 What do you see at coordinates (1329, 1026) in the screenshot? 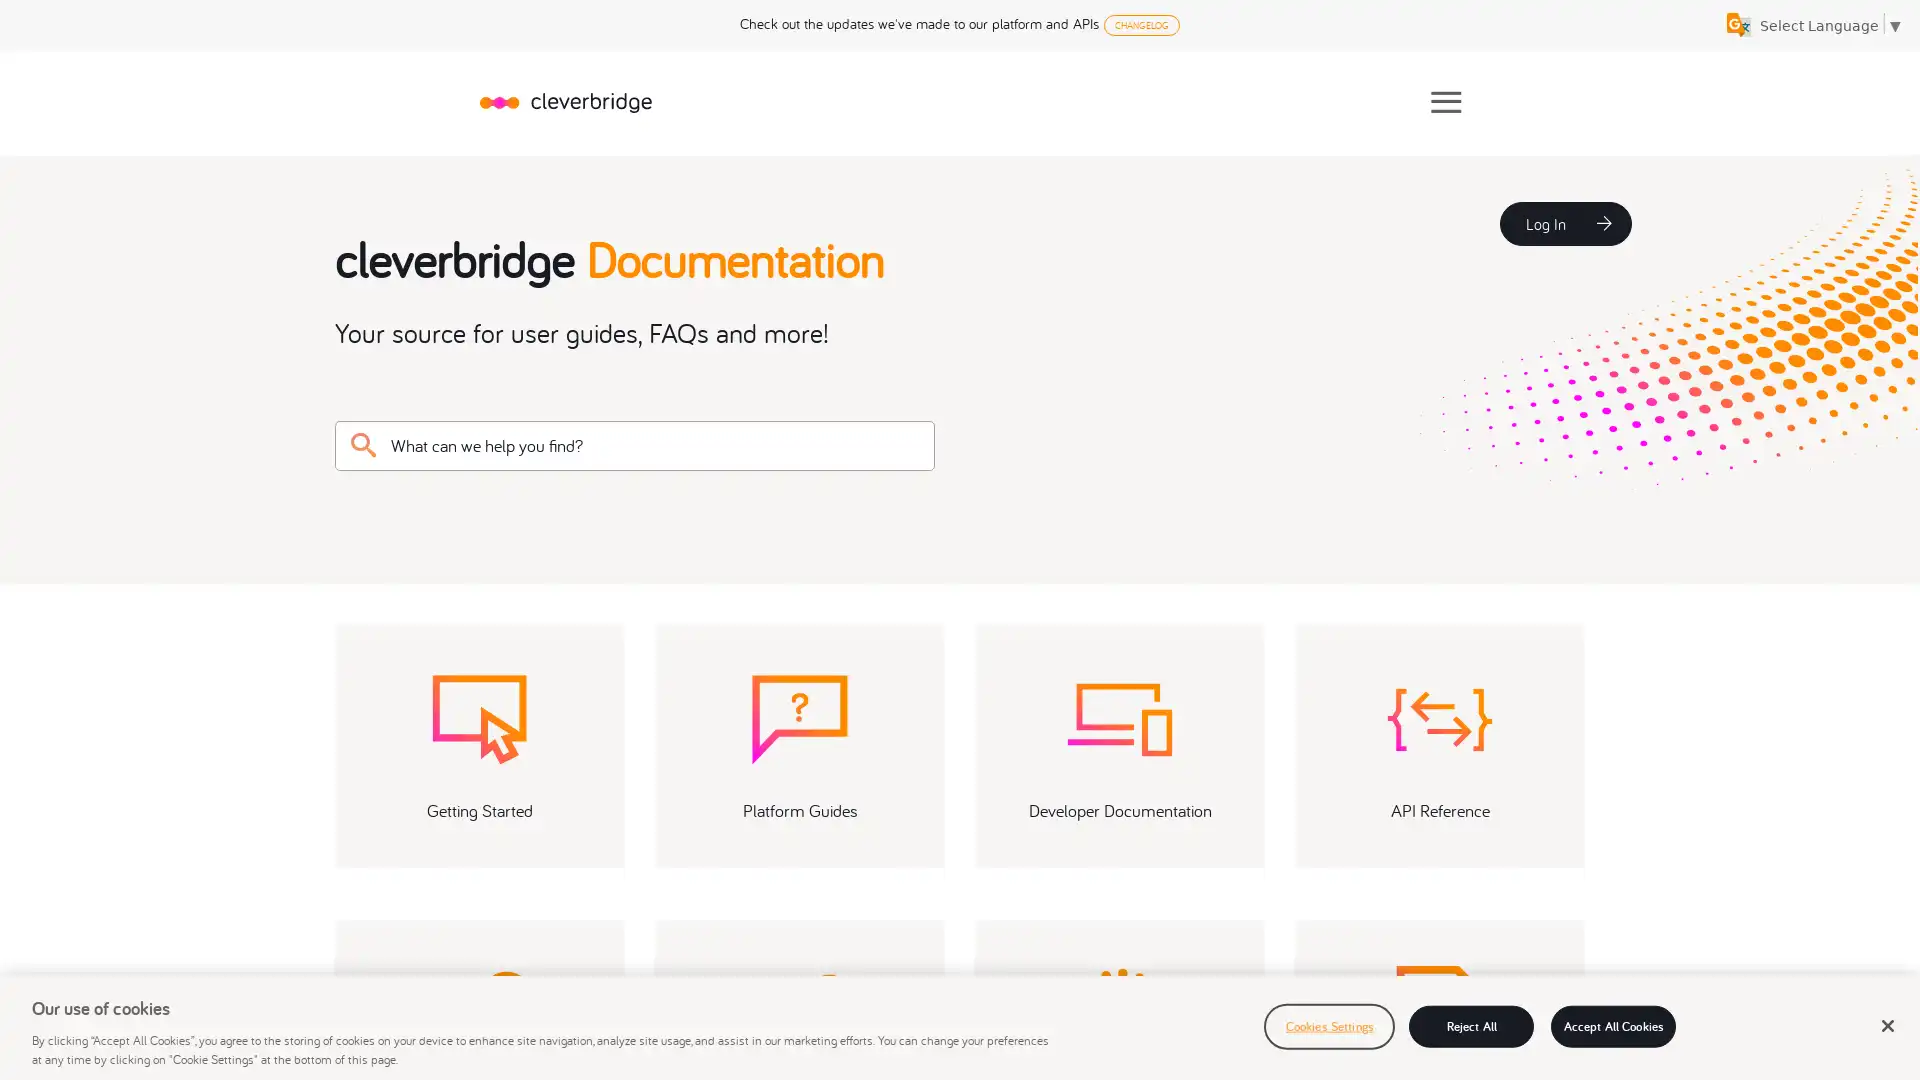
I see `Cookies Settings` at bounding box center [1329, 1026].